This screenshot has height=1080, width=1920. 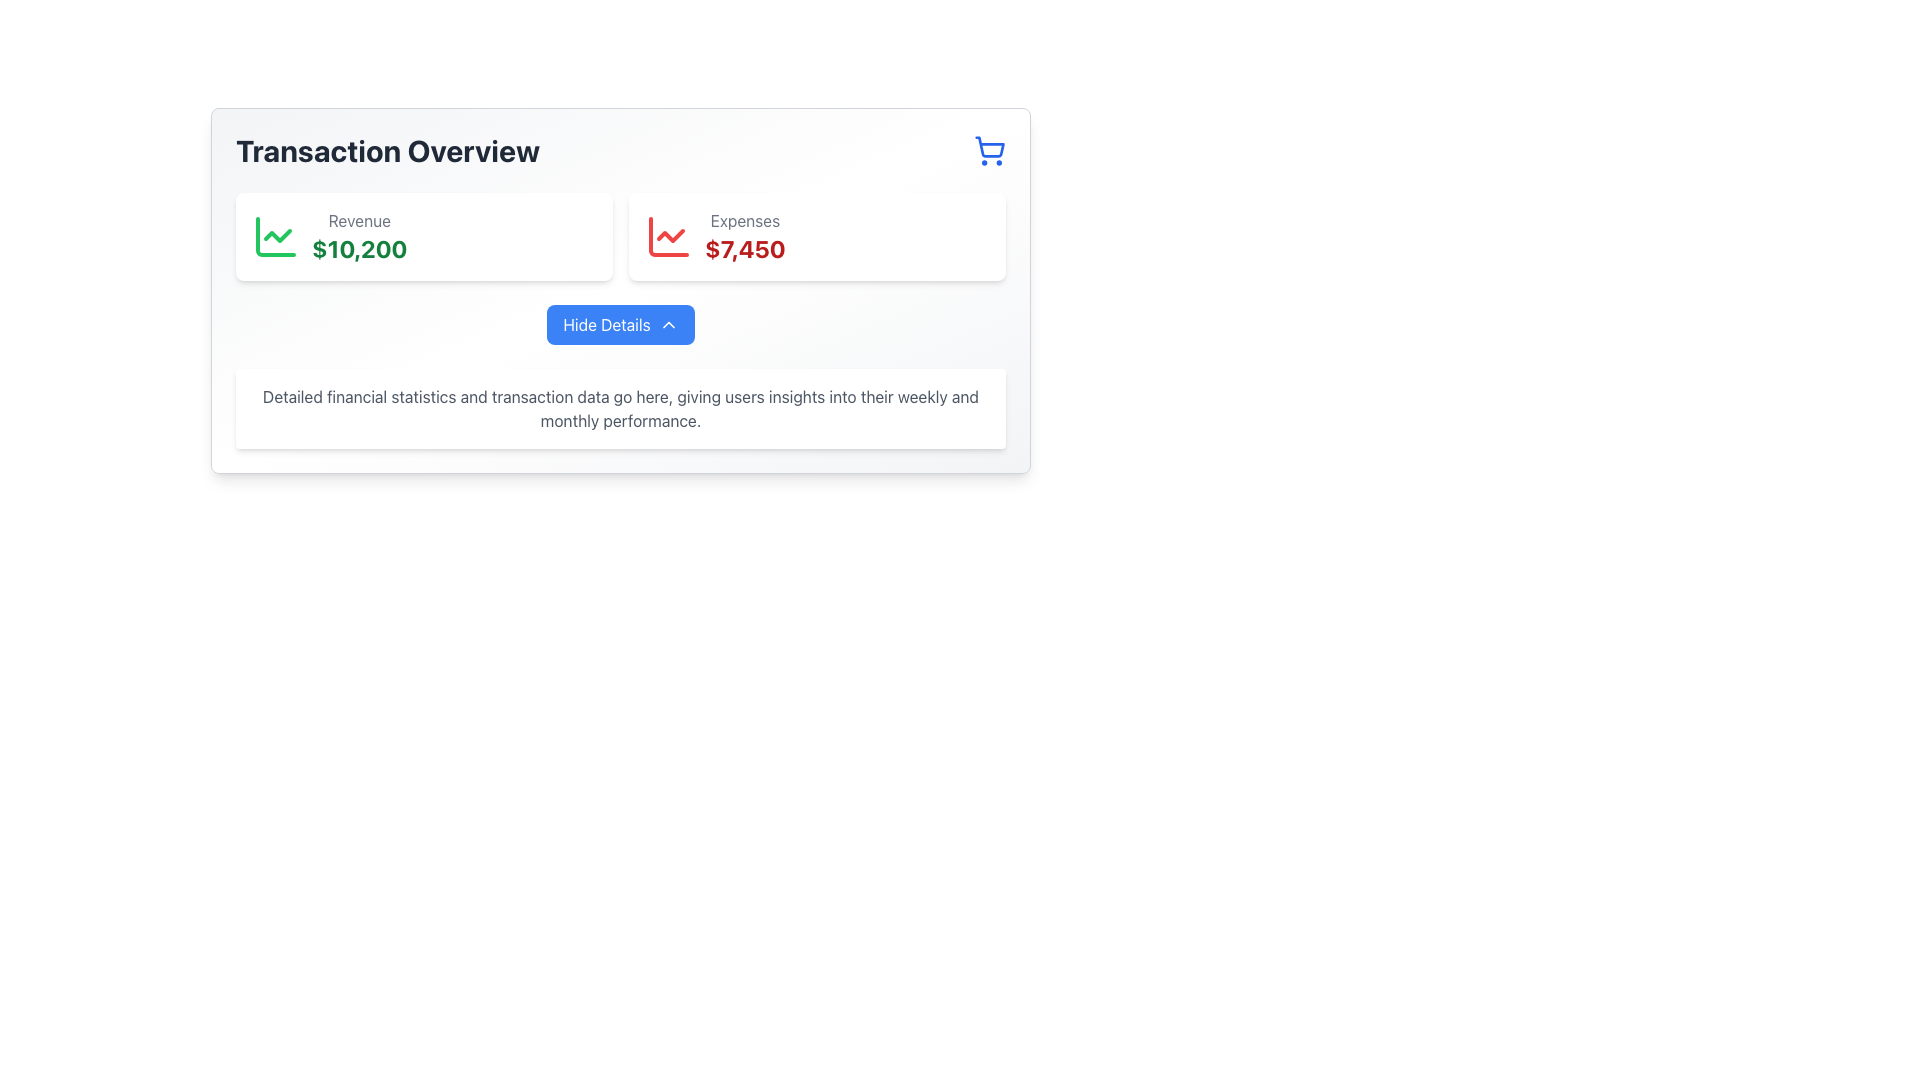 What do you see at coordinates (744, 248) in the screenshot?
I see `the static text display that shows the expenses amount in the transaction summary, located in the right column below the title 'Expenses'` at bounding box center [744, 248].